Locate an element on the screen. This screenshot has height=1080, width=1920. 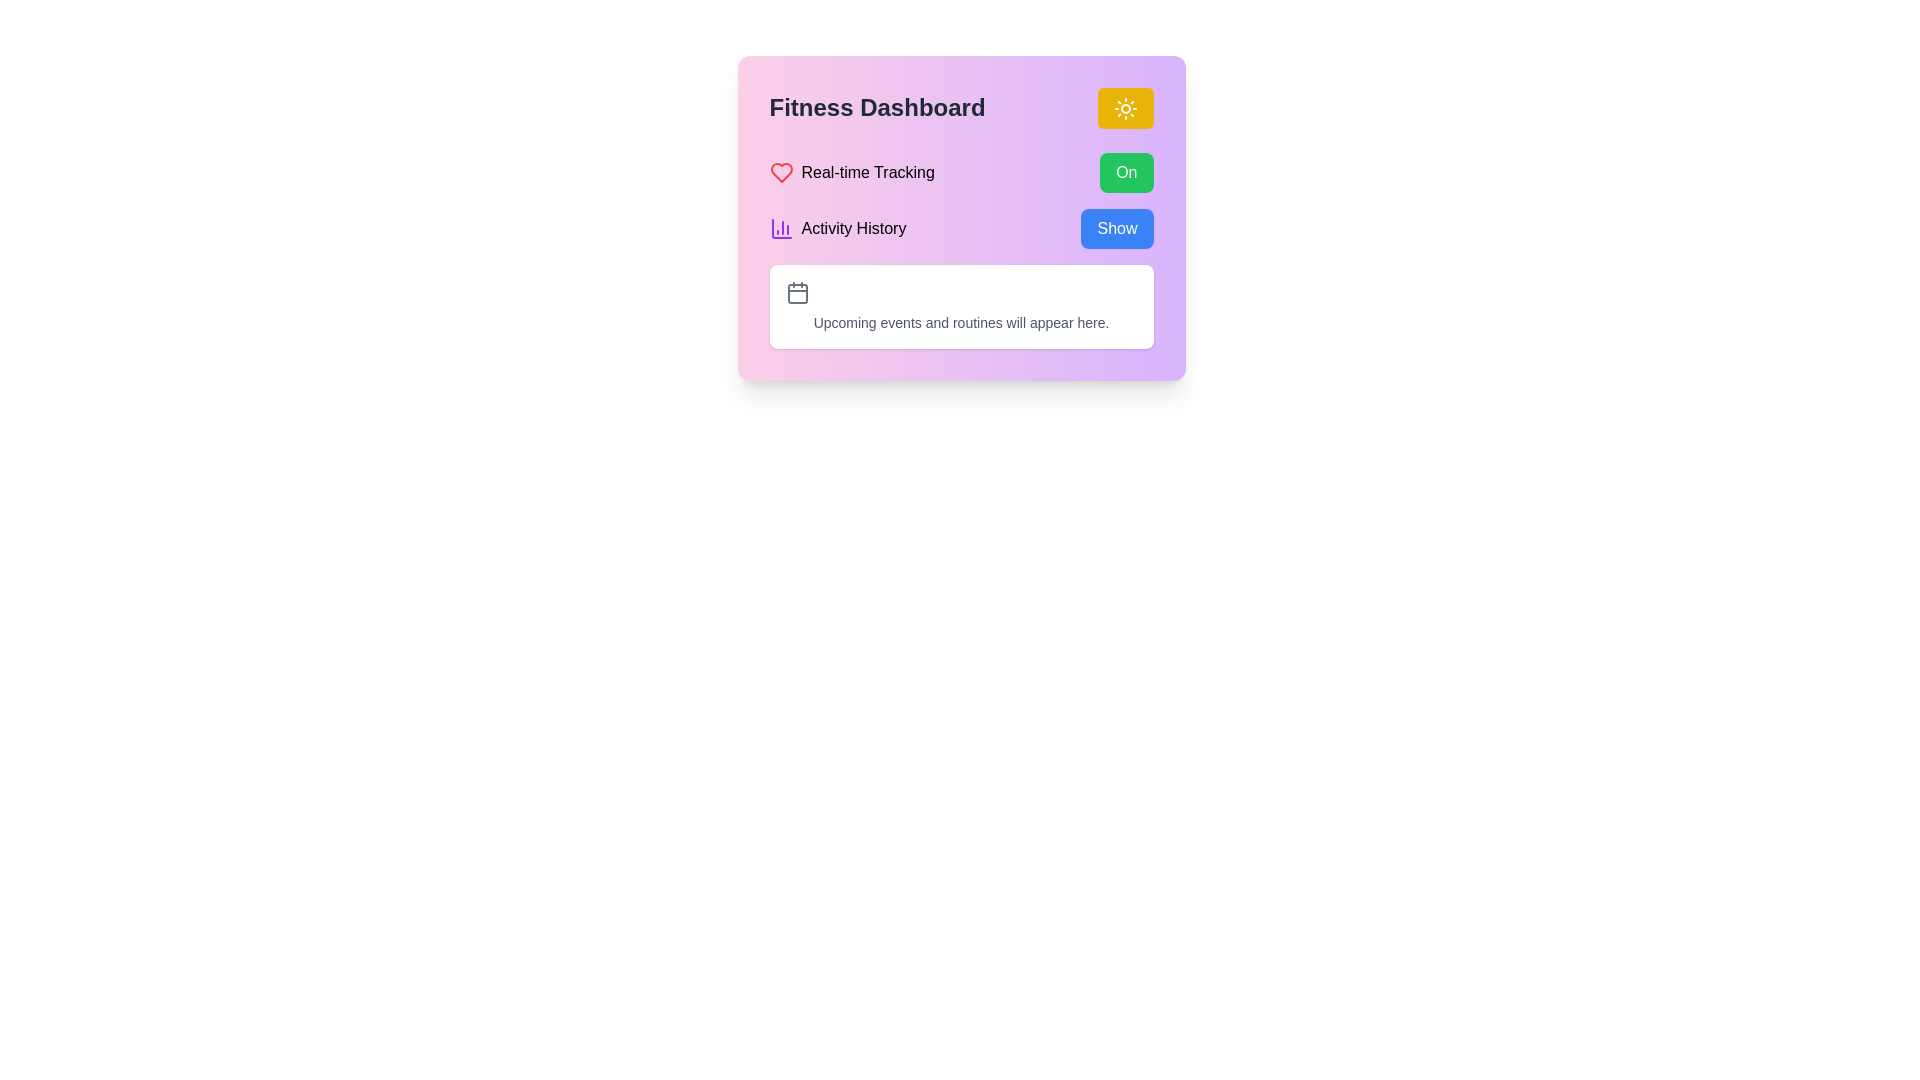
the 'Real-time Tracking' icon located in the top-left portion of the interface, which serves as a visual cue for the feature is located at coordinates (780, 171).